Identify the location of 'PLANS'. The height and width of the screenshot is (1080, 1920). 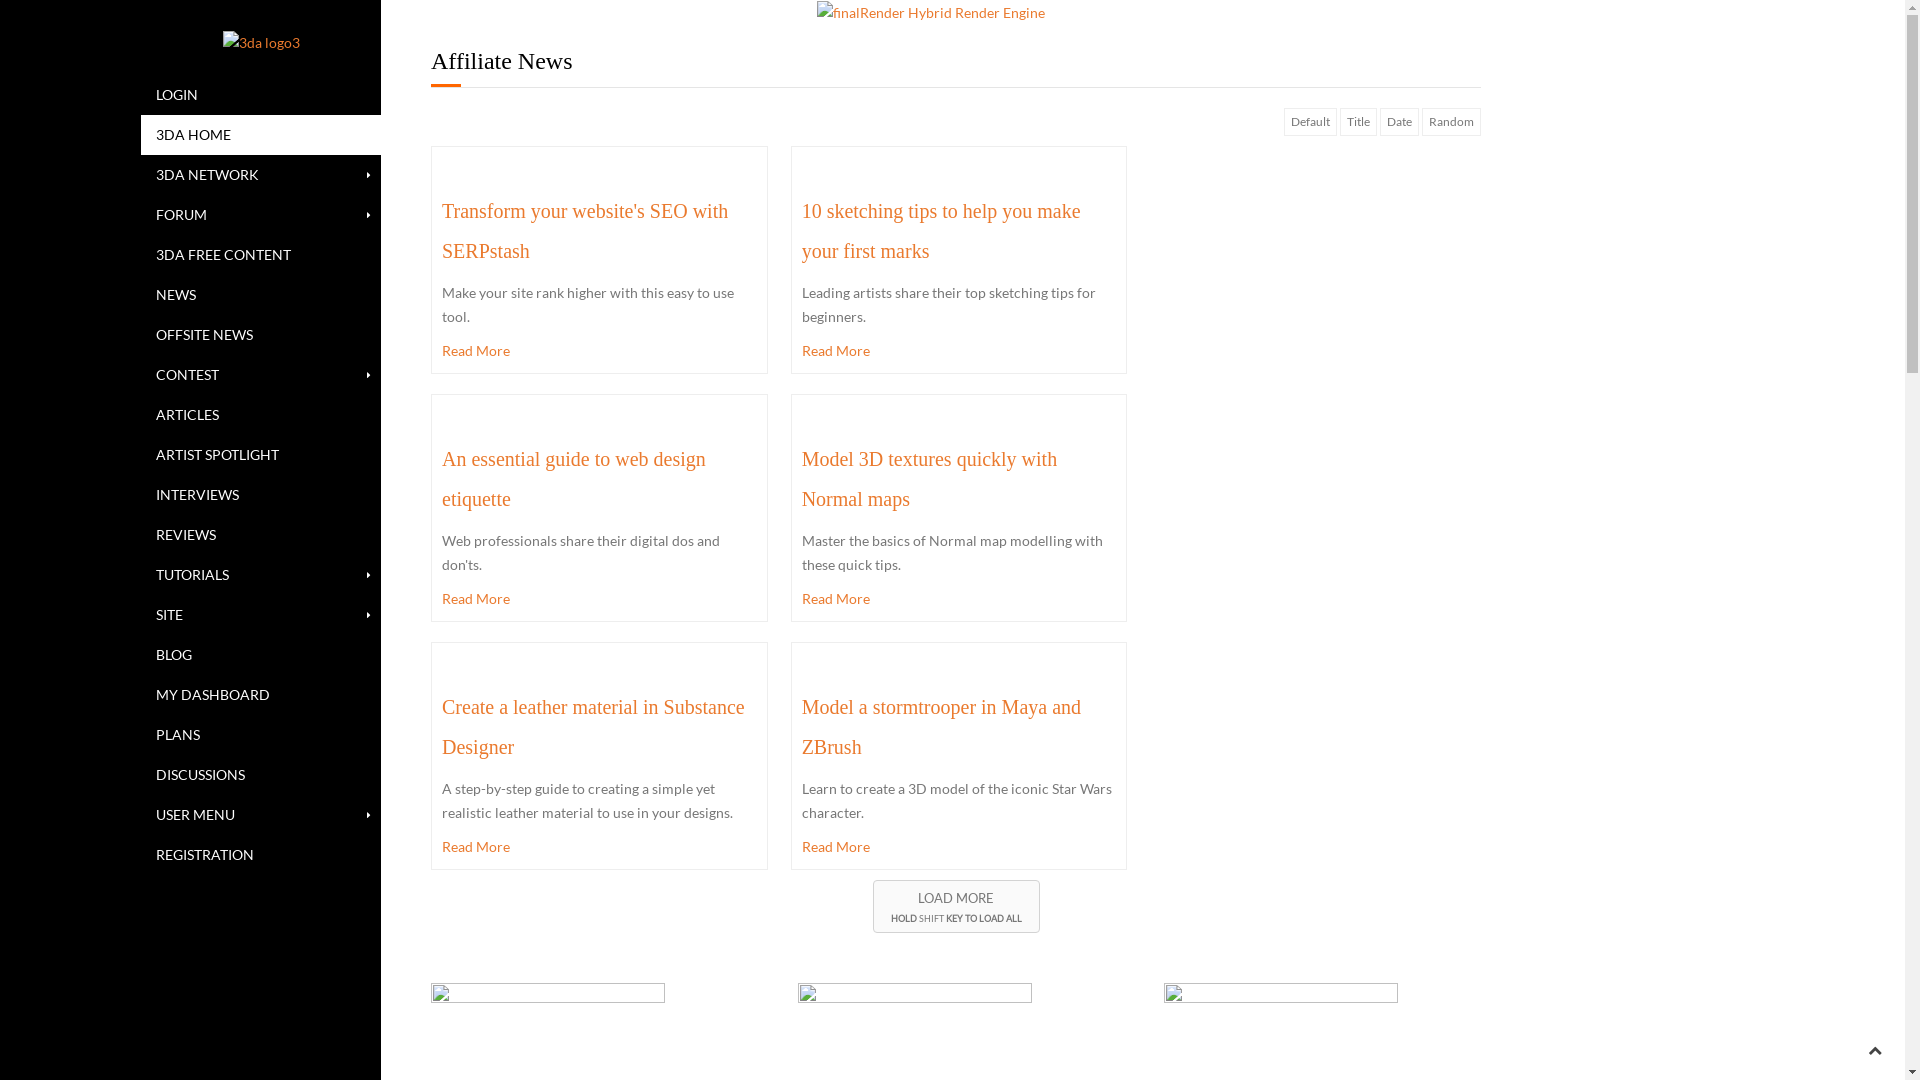
(259, 735).